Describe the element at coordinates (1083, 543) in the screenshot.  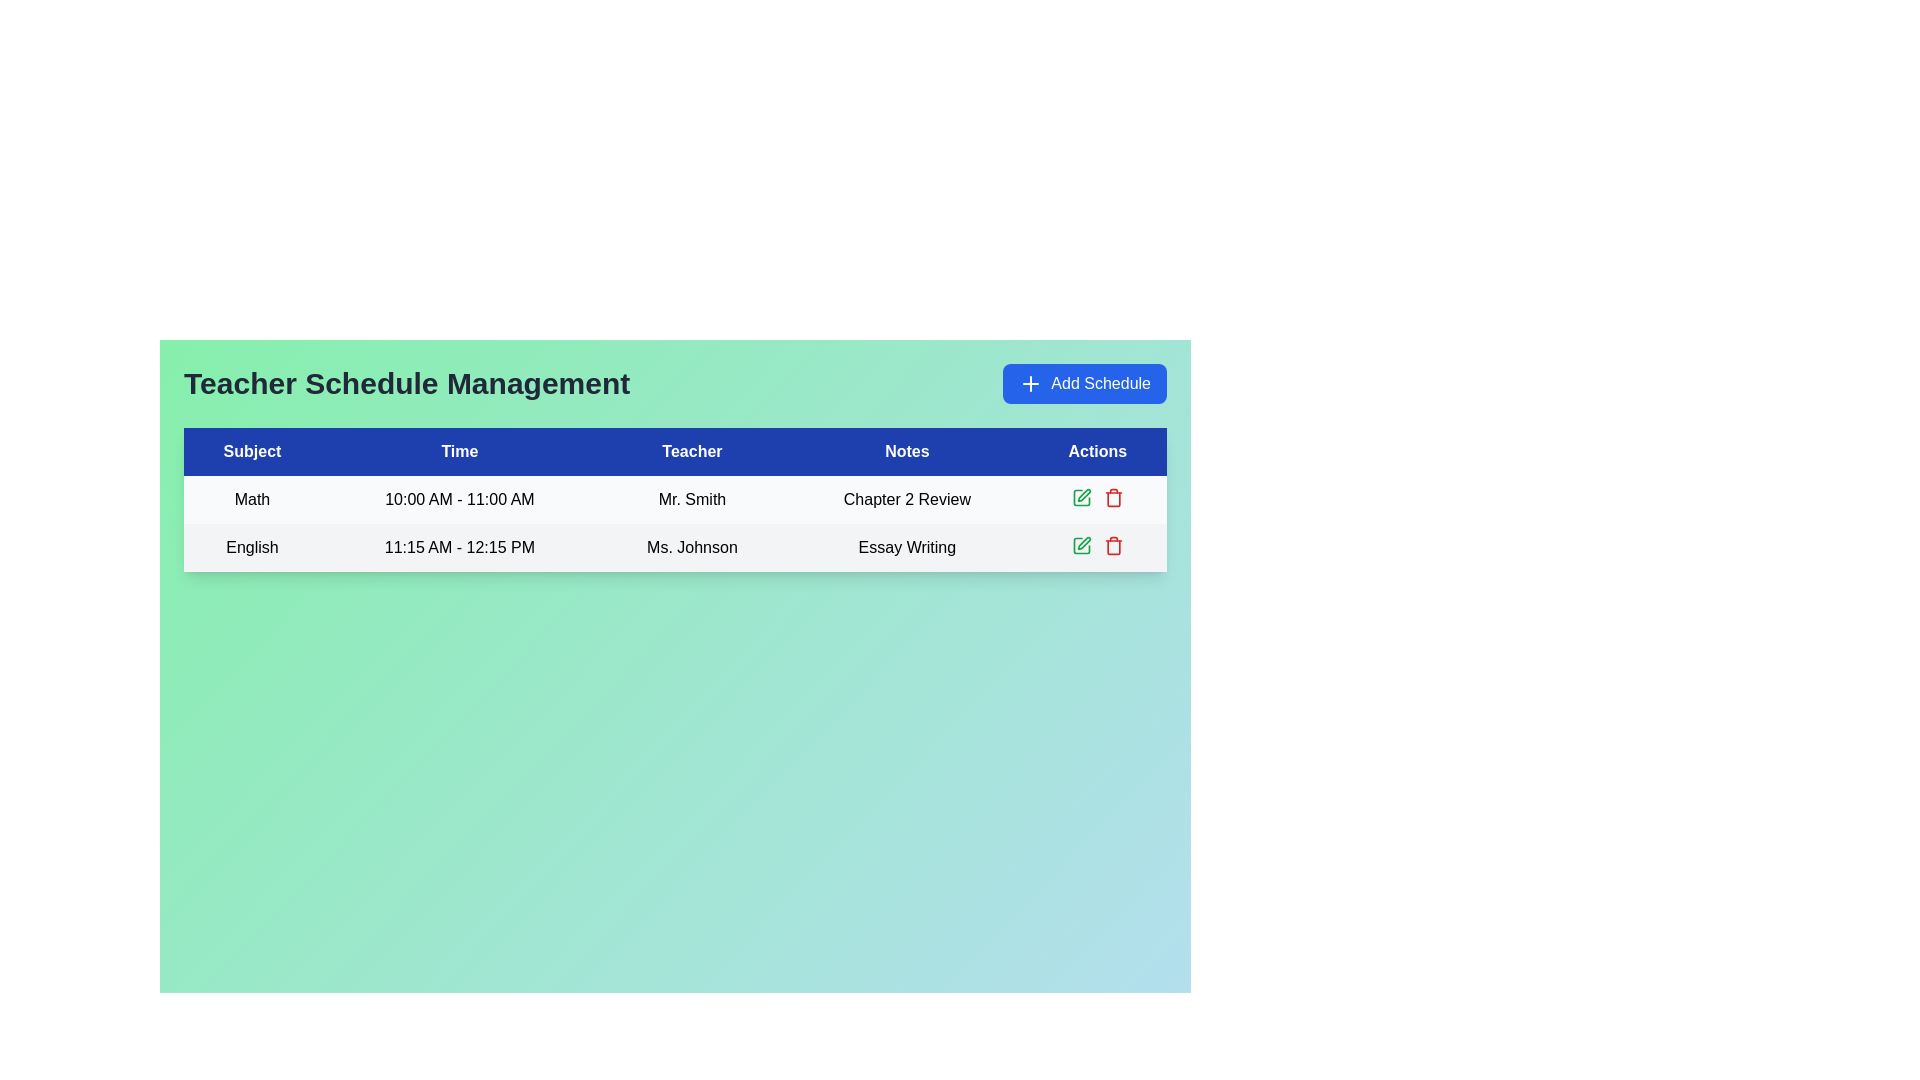
I see `the edit SVG icon located in the 'Actions' column of the second row of the data table to initiate the edit action` at that location.